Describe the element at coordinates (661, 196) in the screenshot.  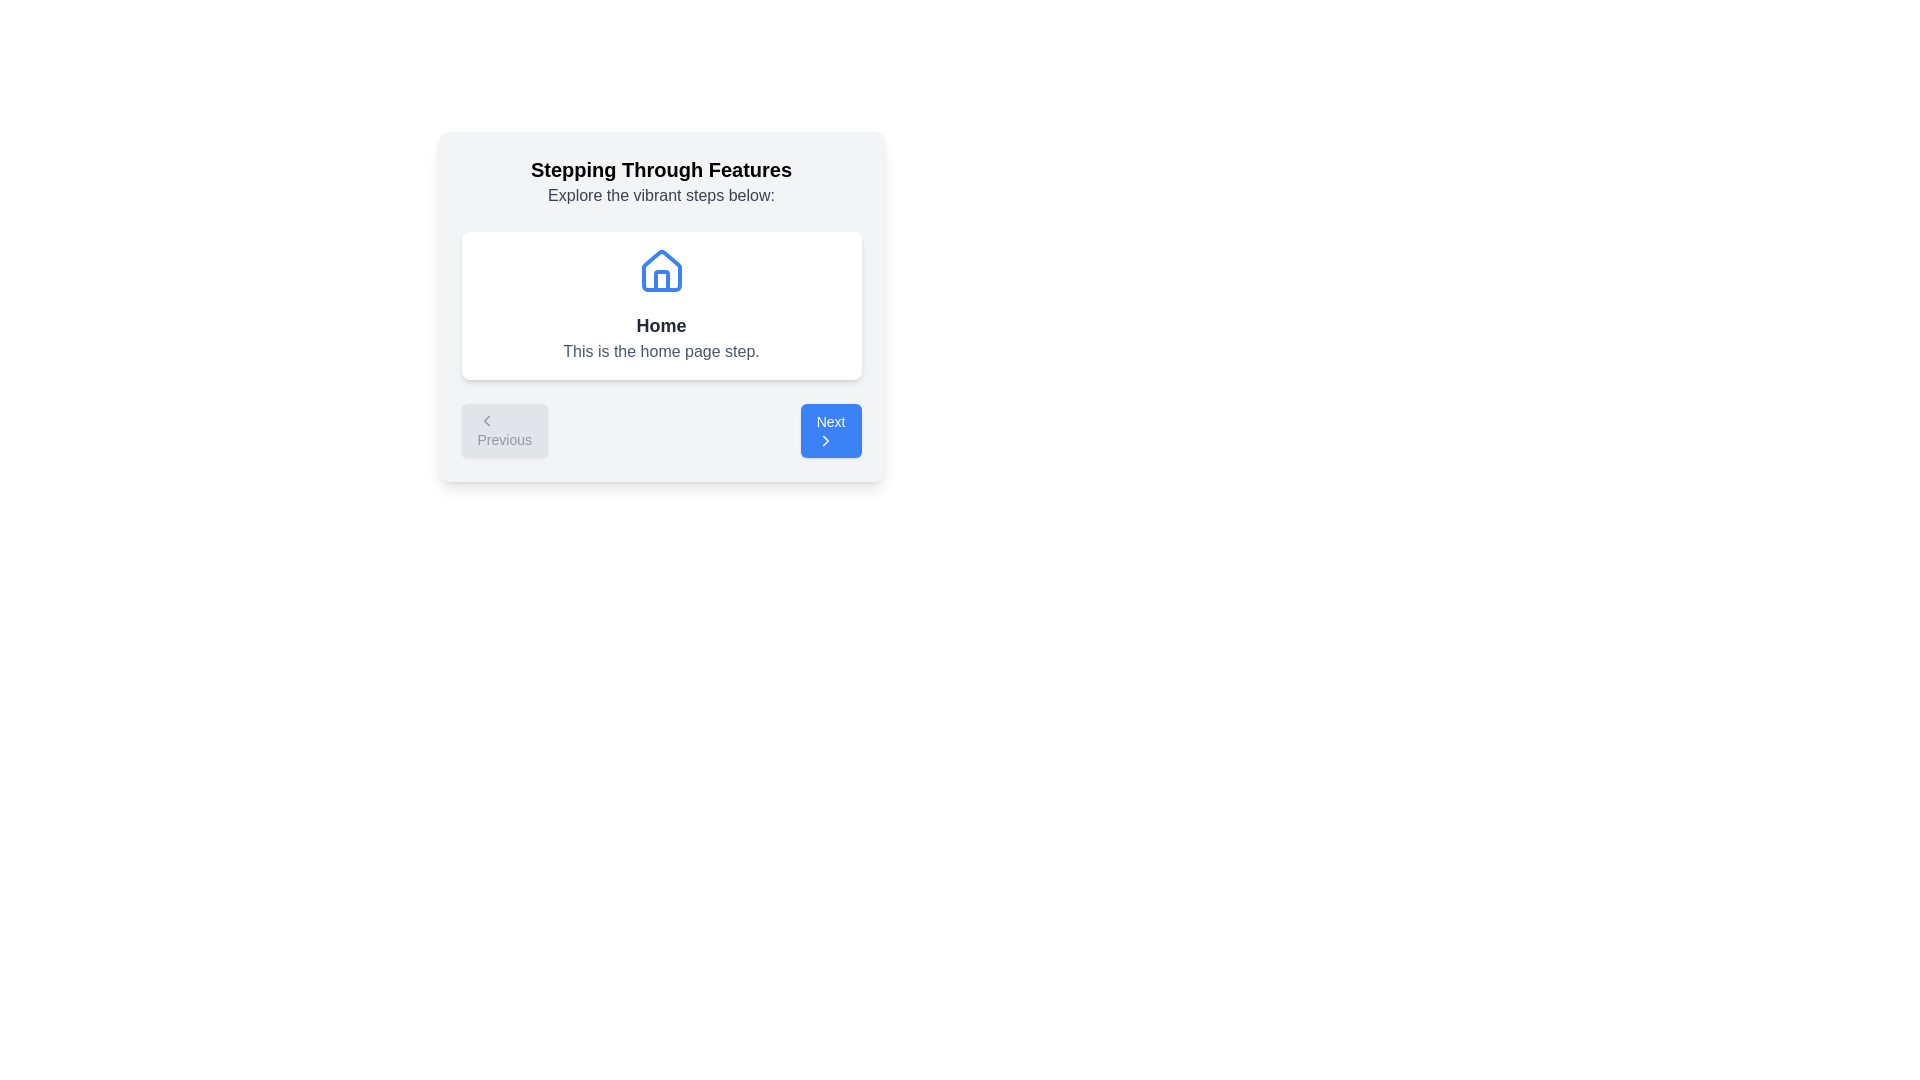
I see `the label that reads 'Explore the vibrant steps below:' which is styled in gray font and located beneath the title 'Stepping Through Features'` at that location.